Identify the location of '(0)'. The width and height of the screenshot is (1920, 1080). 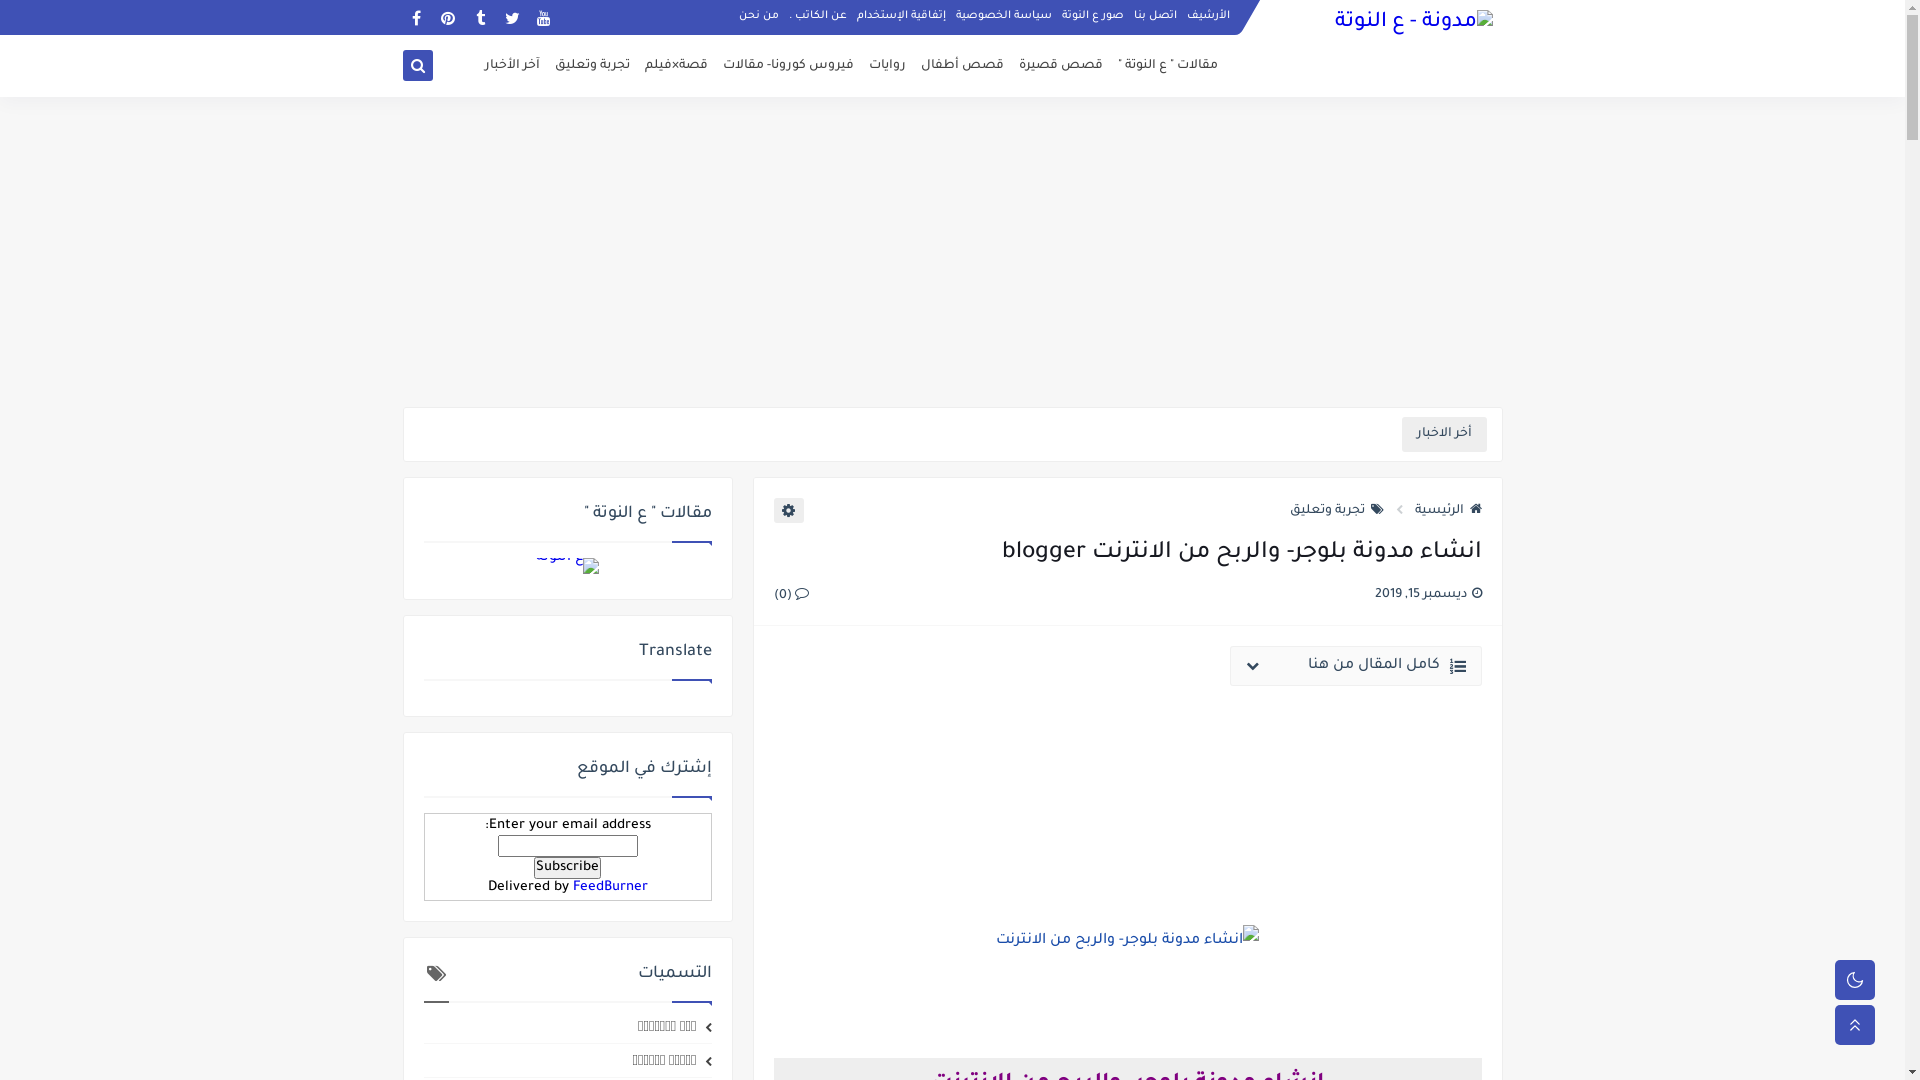
(790, 593).